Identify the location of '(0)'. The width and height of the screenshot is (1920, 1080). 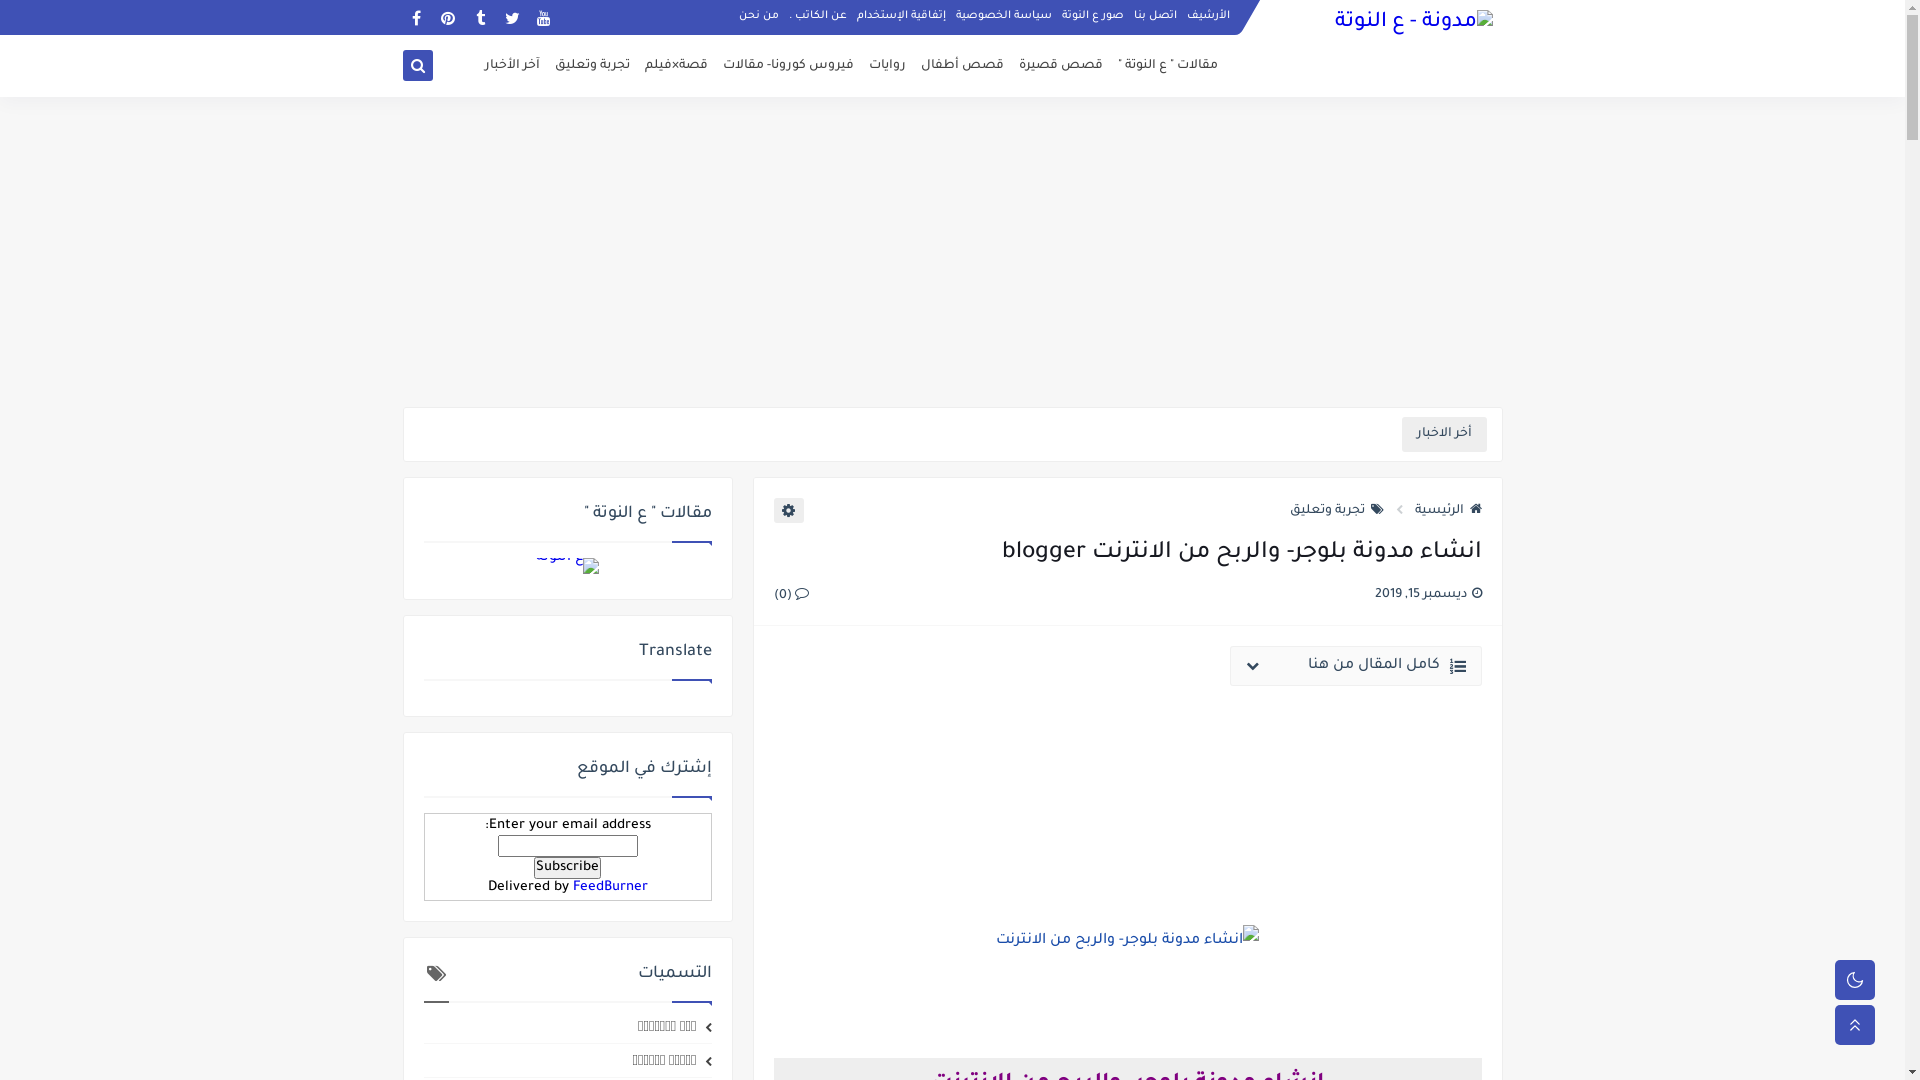
(790, 593).